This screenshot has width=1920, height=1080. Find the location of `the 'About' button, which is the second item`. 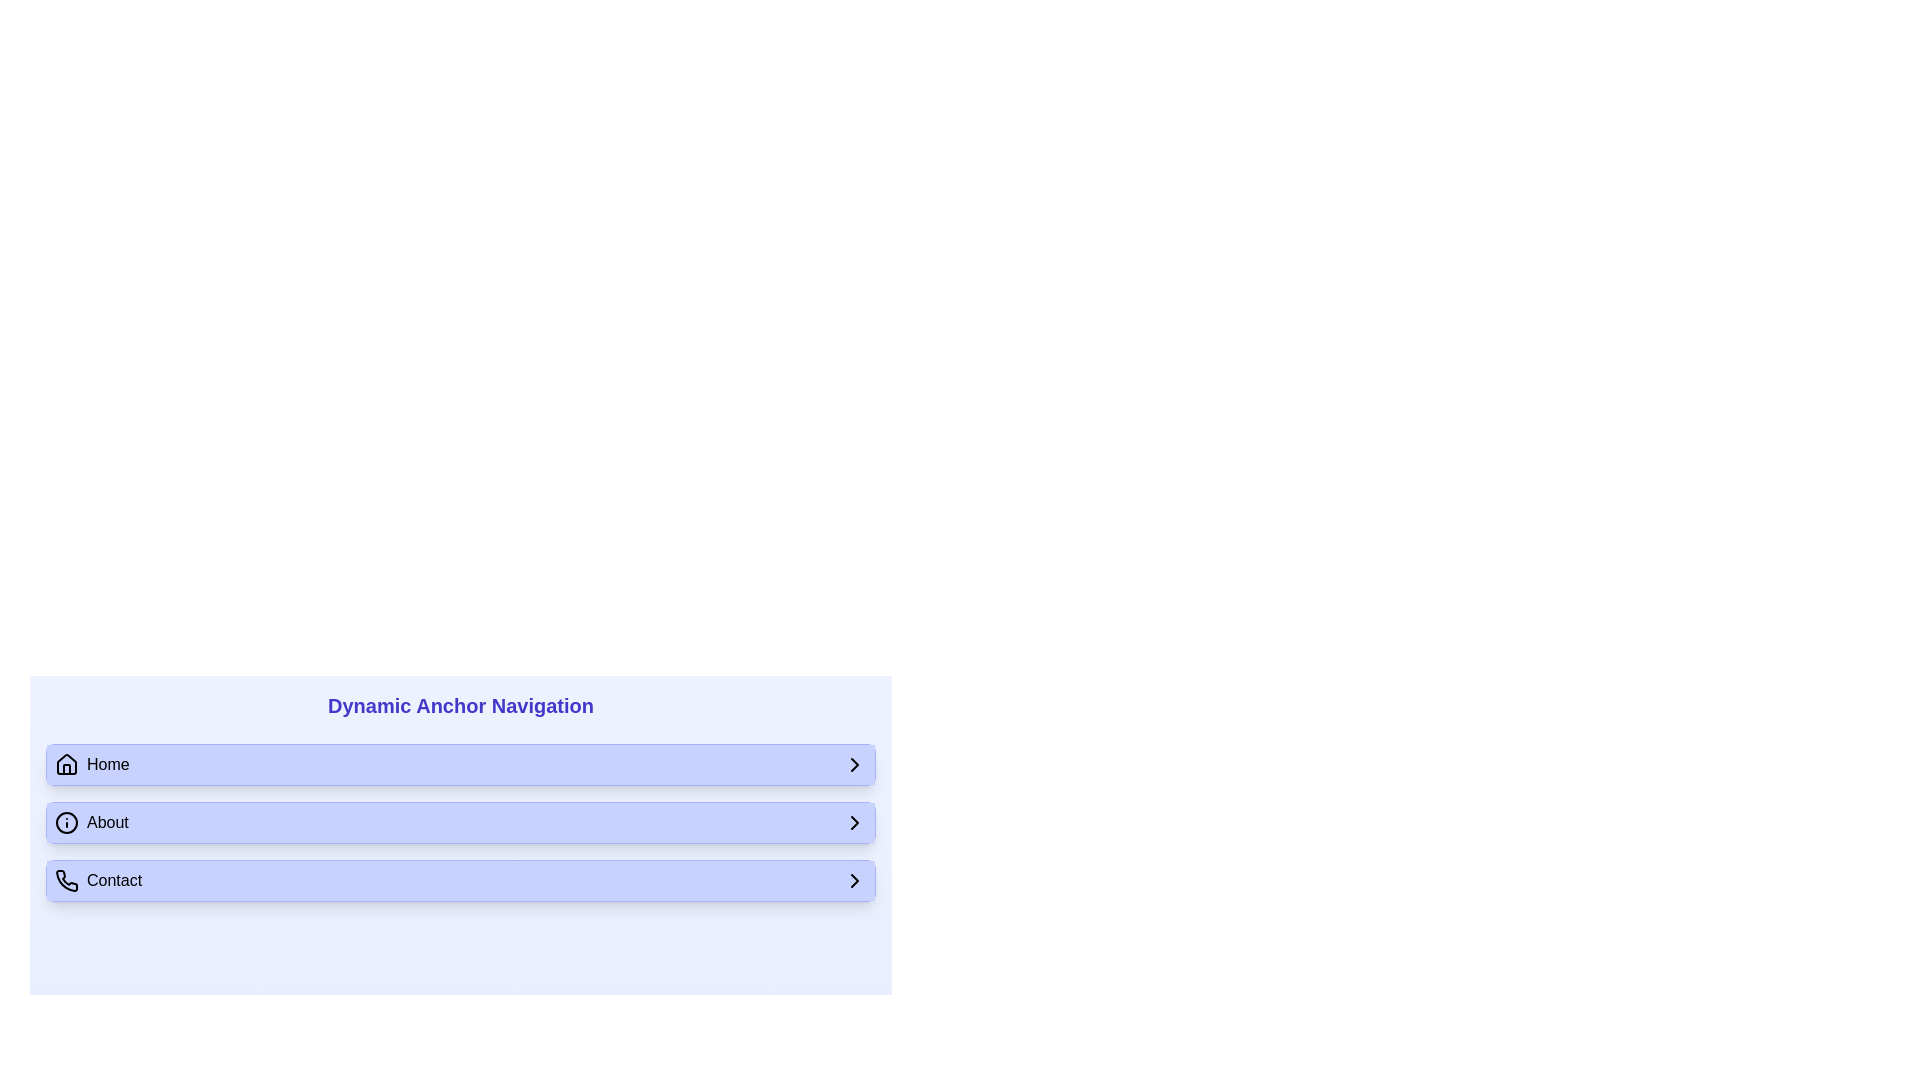

the 'About' button, which is the second item is located at coordinates (459, 822).